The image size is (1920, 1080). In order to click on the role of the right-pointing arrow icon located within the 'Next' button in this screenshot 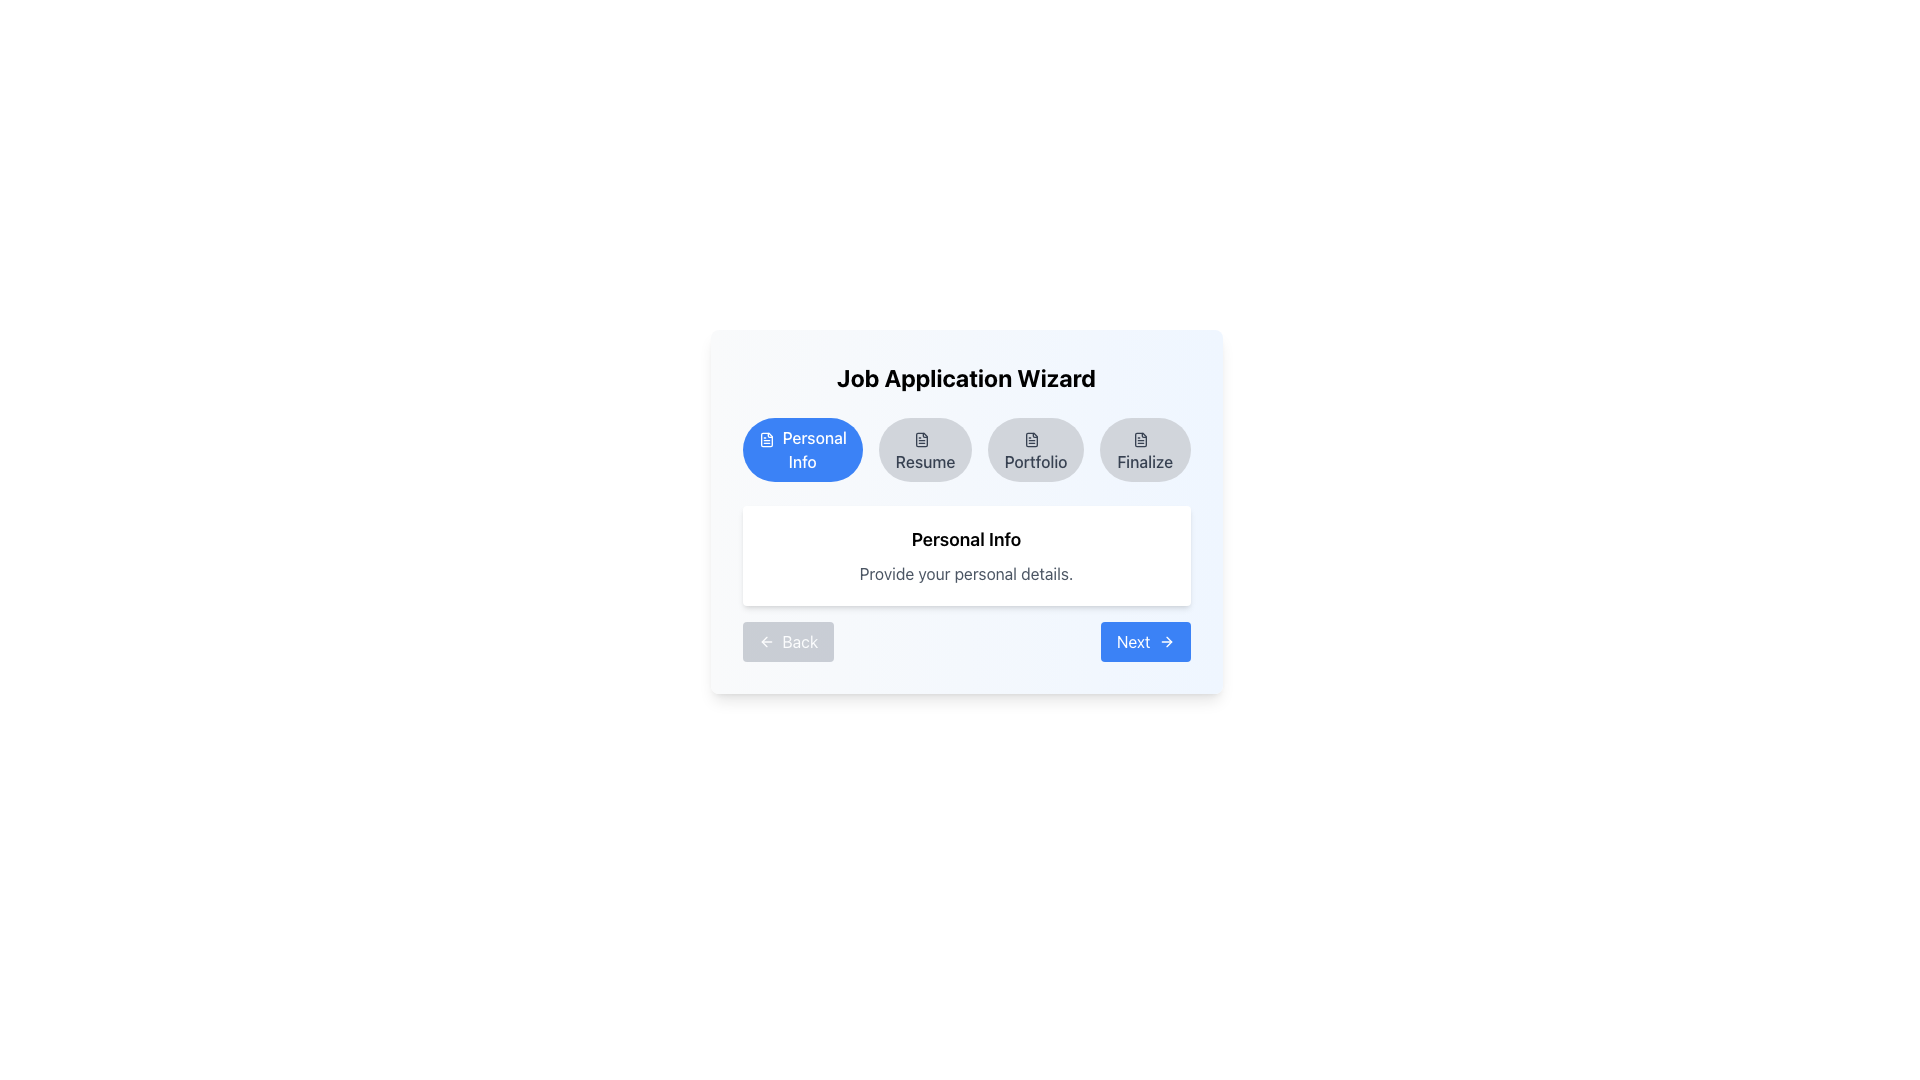, I will do `click(1166, 641)`.